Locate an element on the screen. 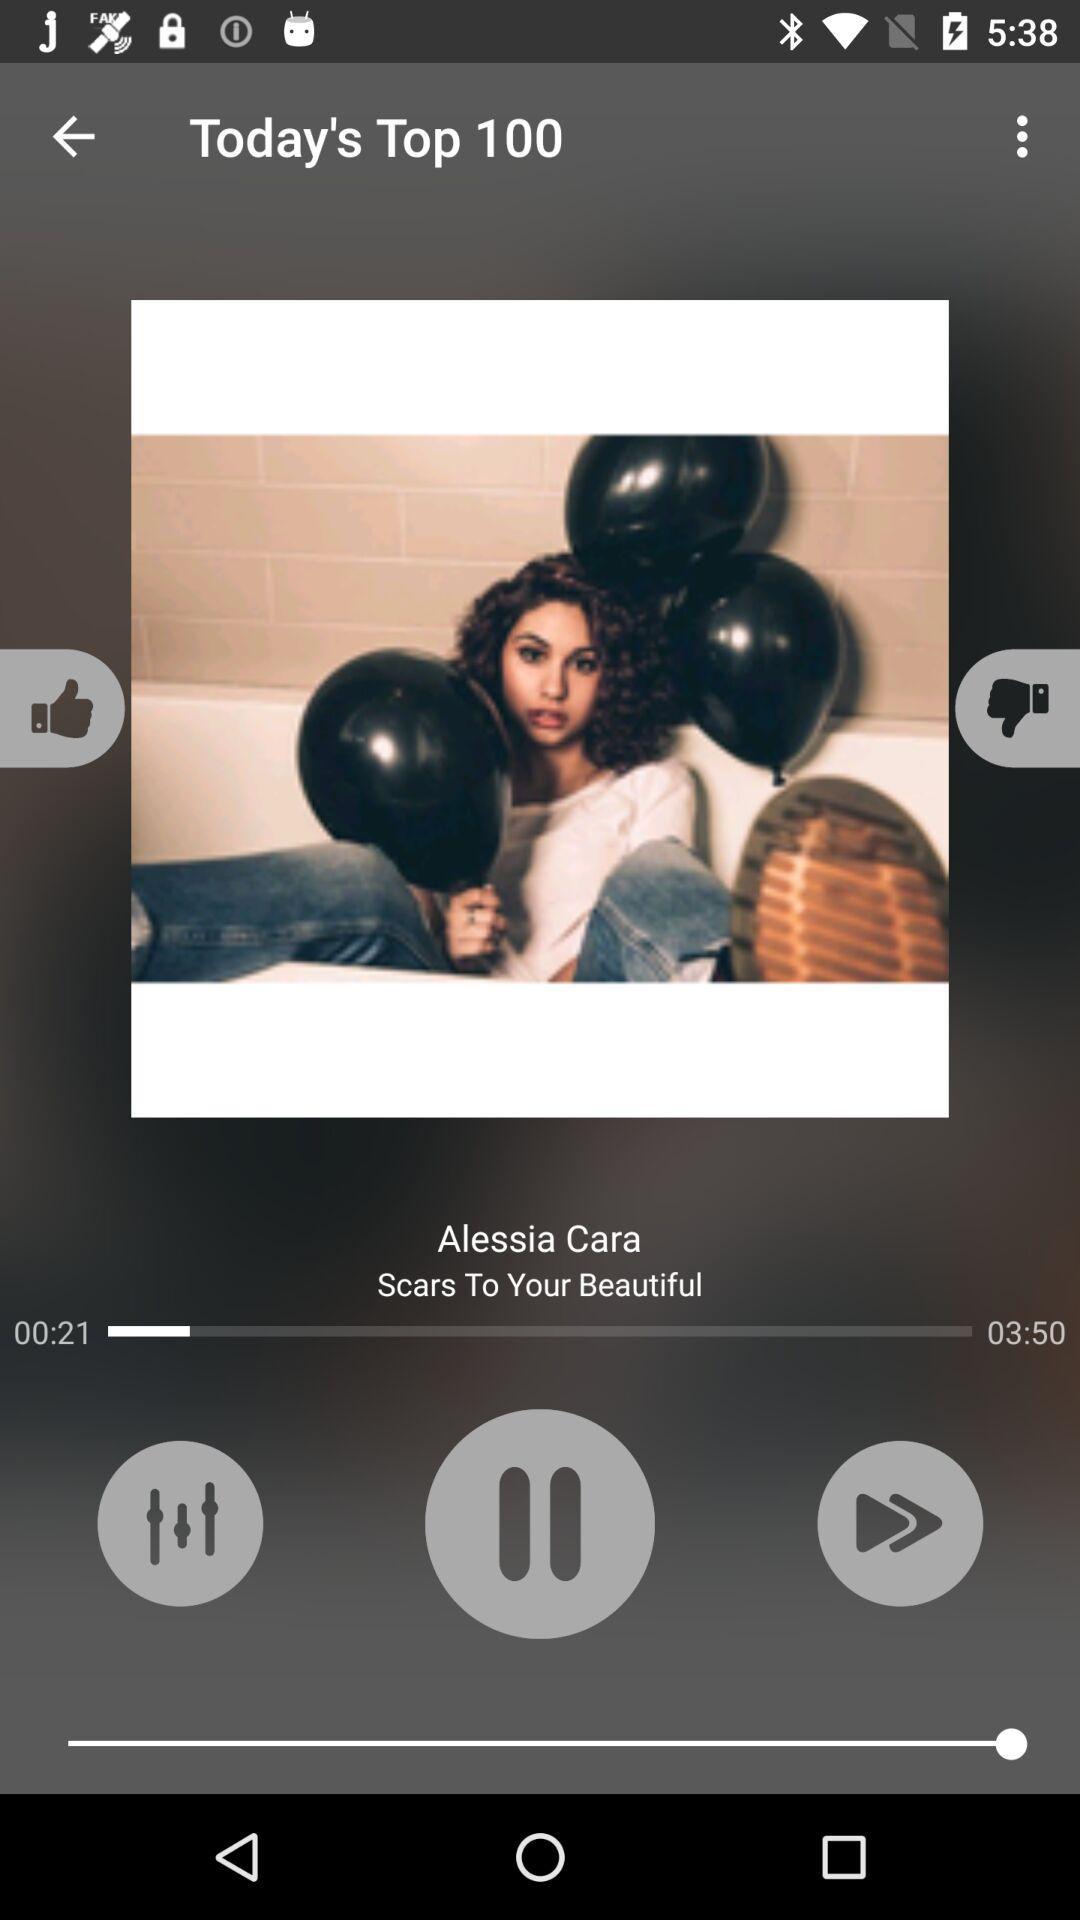 Image resolution: width=1080 pixels, height=1920 pixels. icon on the left is located at coordinates (64, 708).